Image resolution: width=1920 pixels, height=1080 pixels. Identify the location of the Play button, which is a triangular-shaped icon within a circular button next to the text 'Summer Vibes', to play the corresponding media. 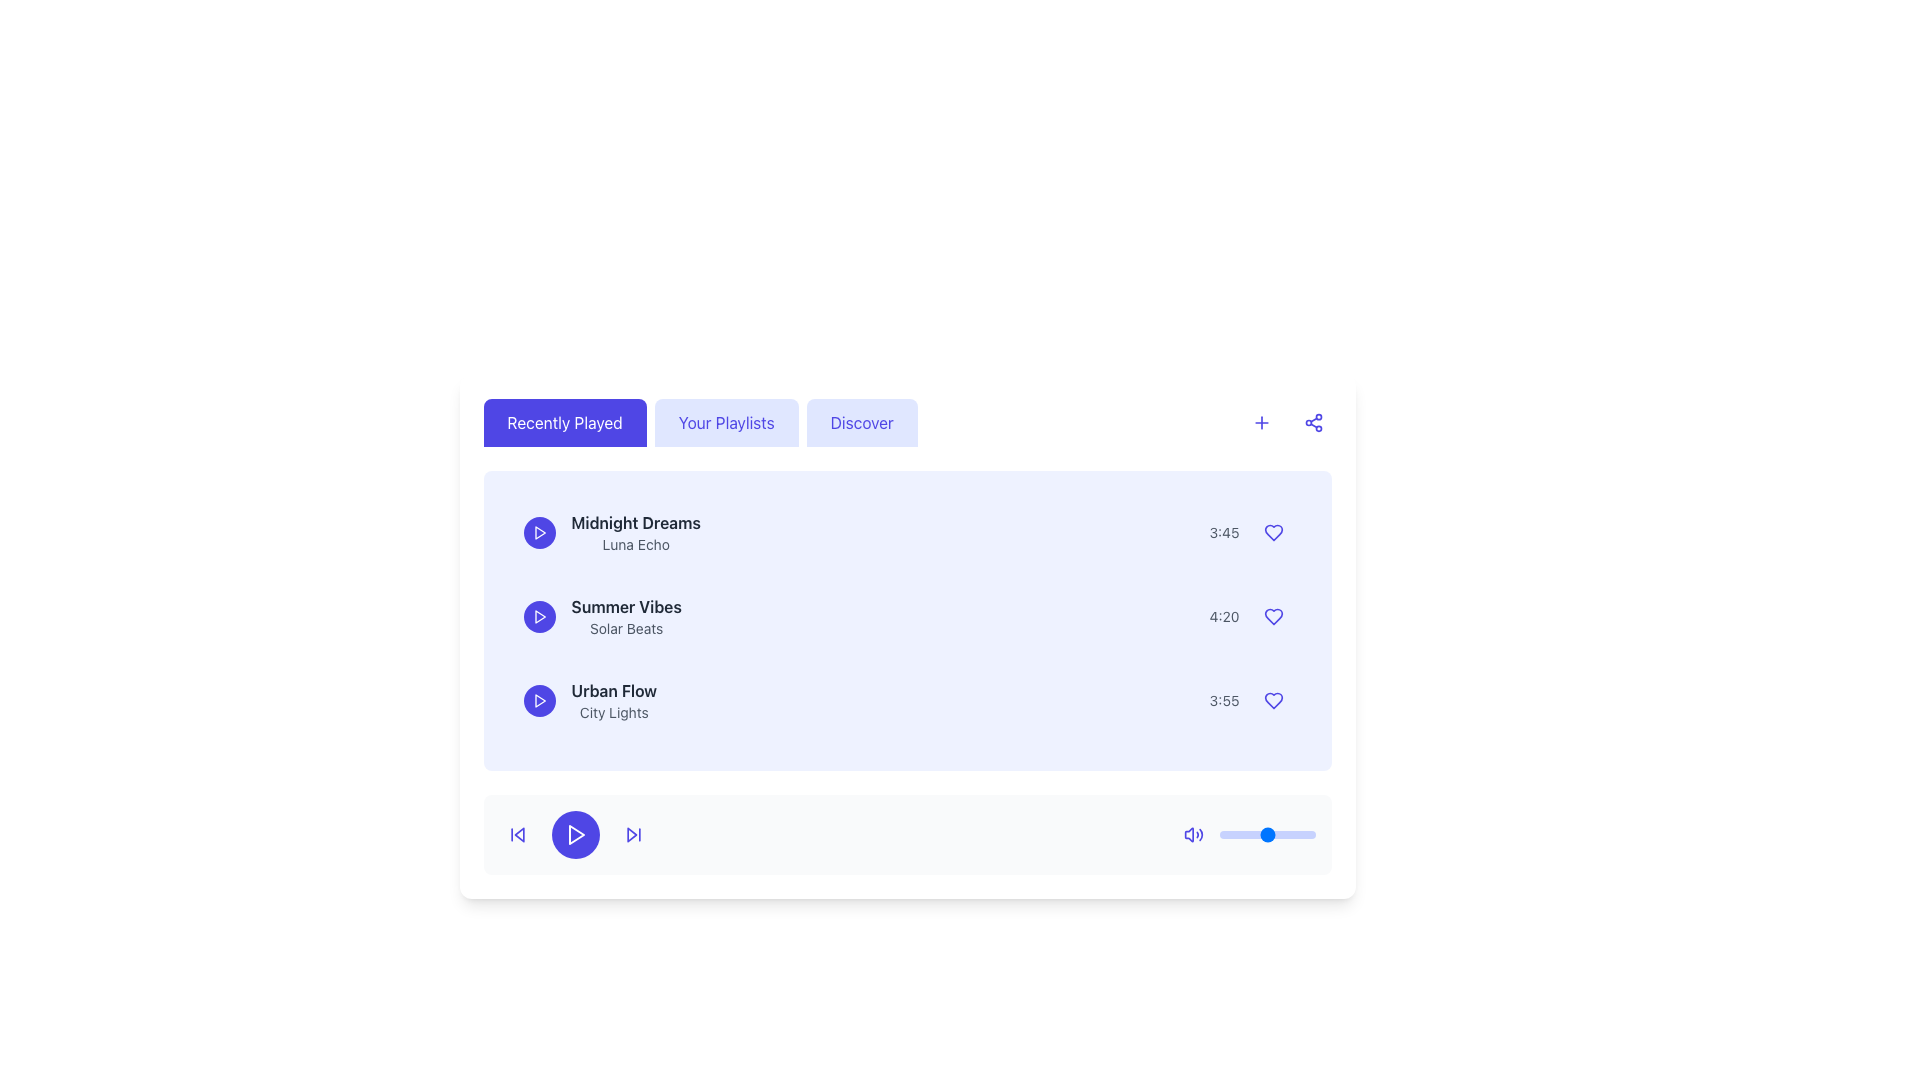
(540, 616).